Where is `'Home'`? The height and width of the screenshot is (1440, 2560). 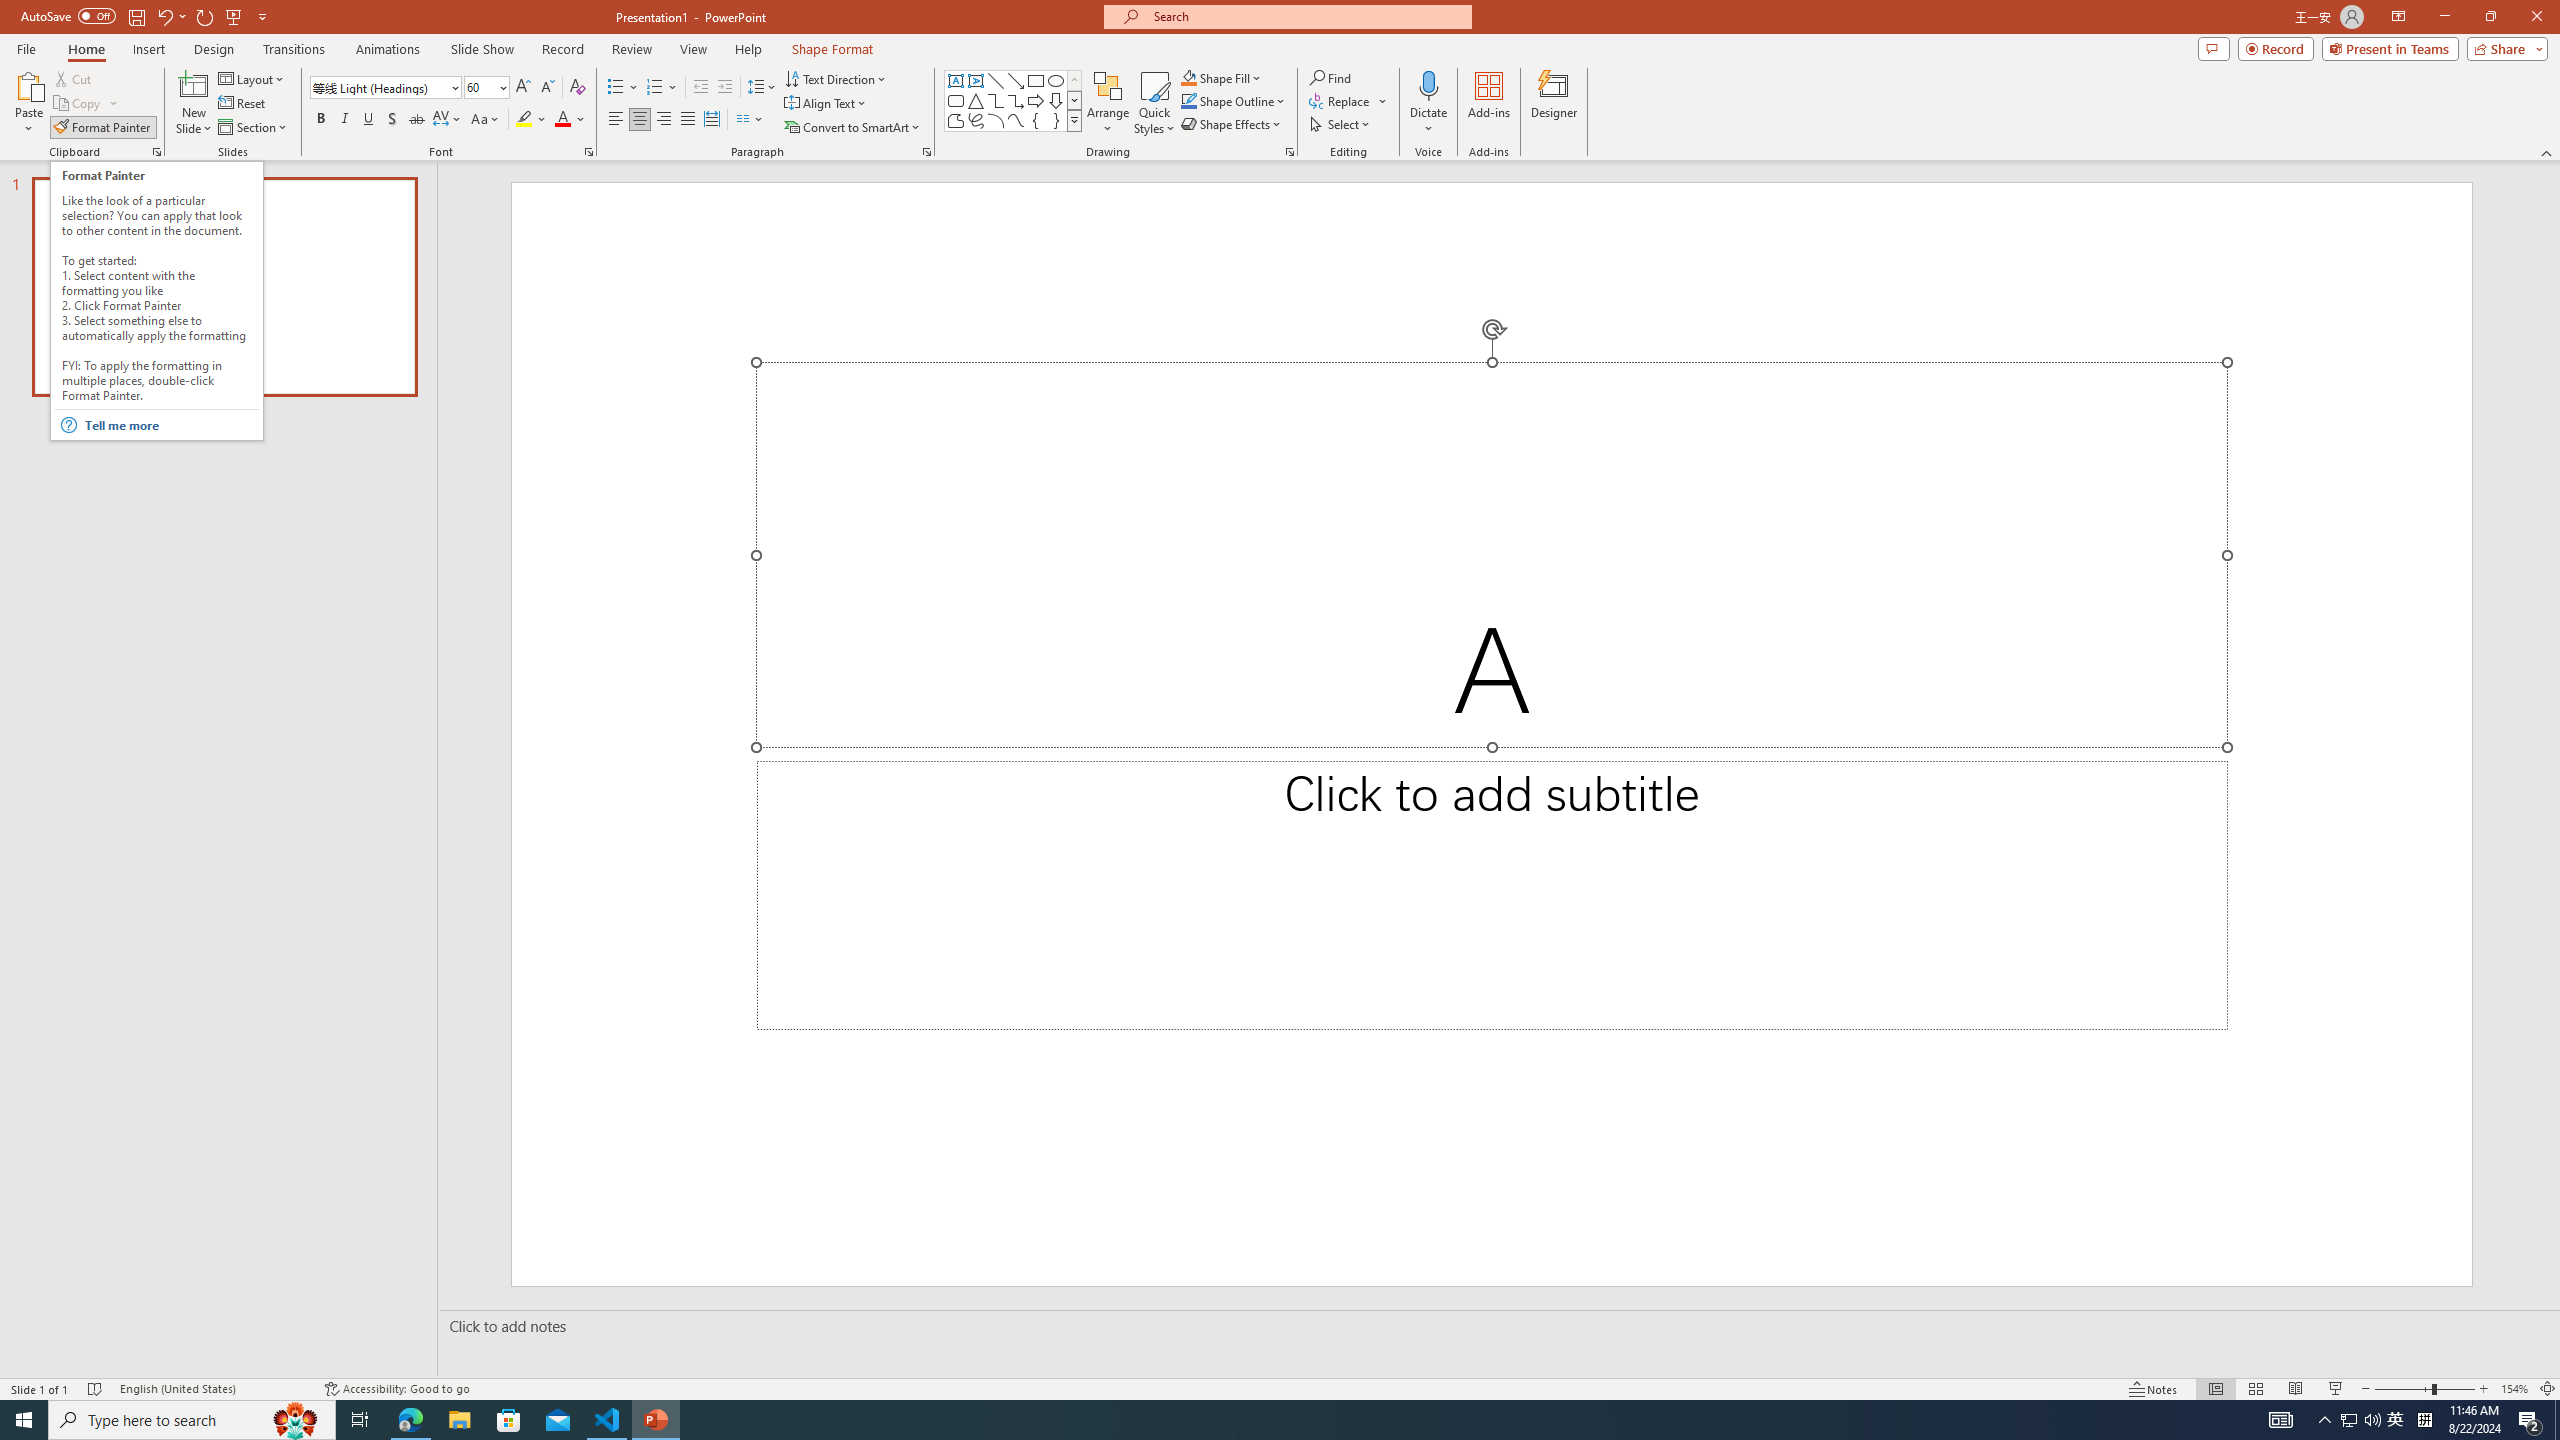
'Home' is located at coordinates (85, 49).